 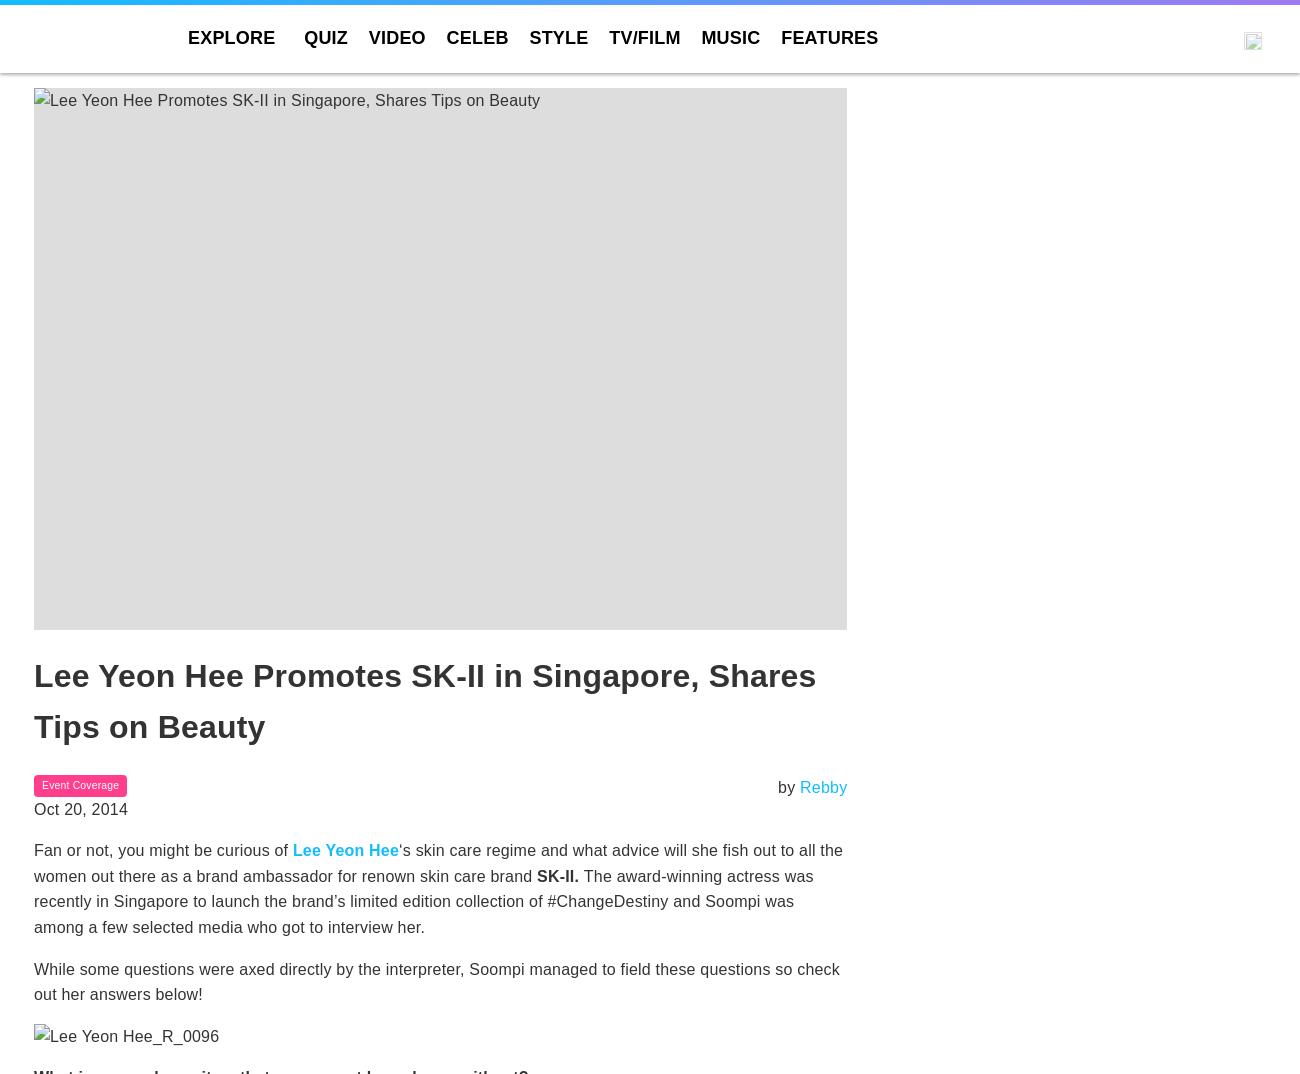 What do you see at coordinates (559, 874) in the screenshot?
I see `'SK-II.'` at bounding box center [559, 874].